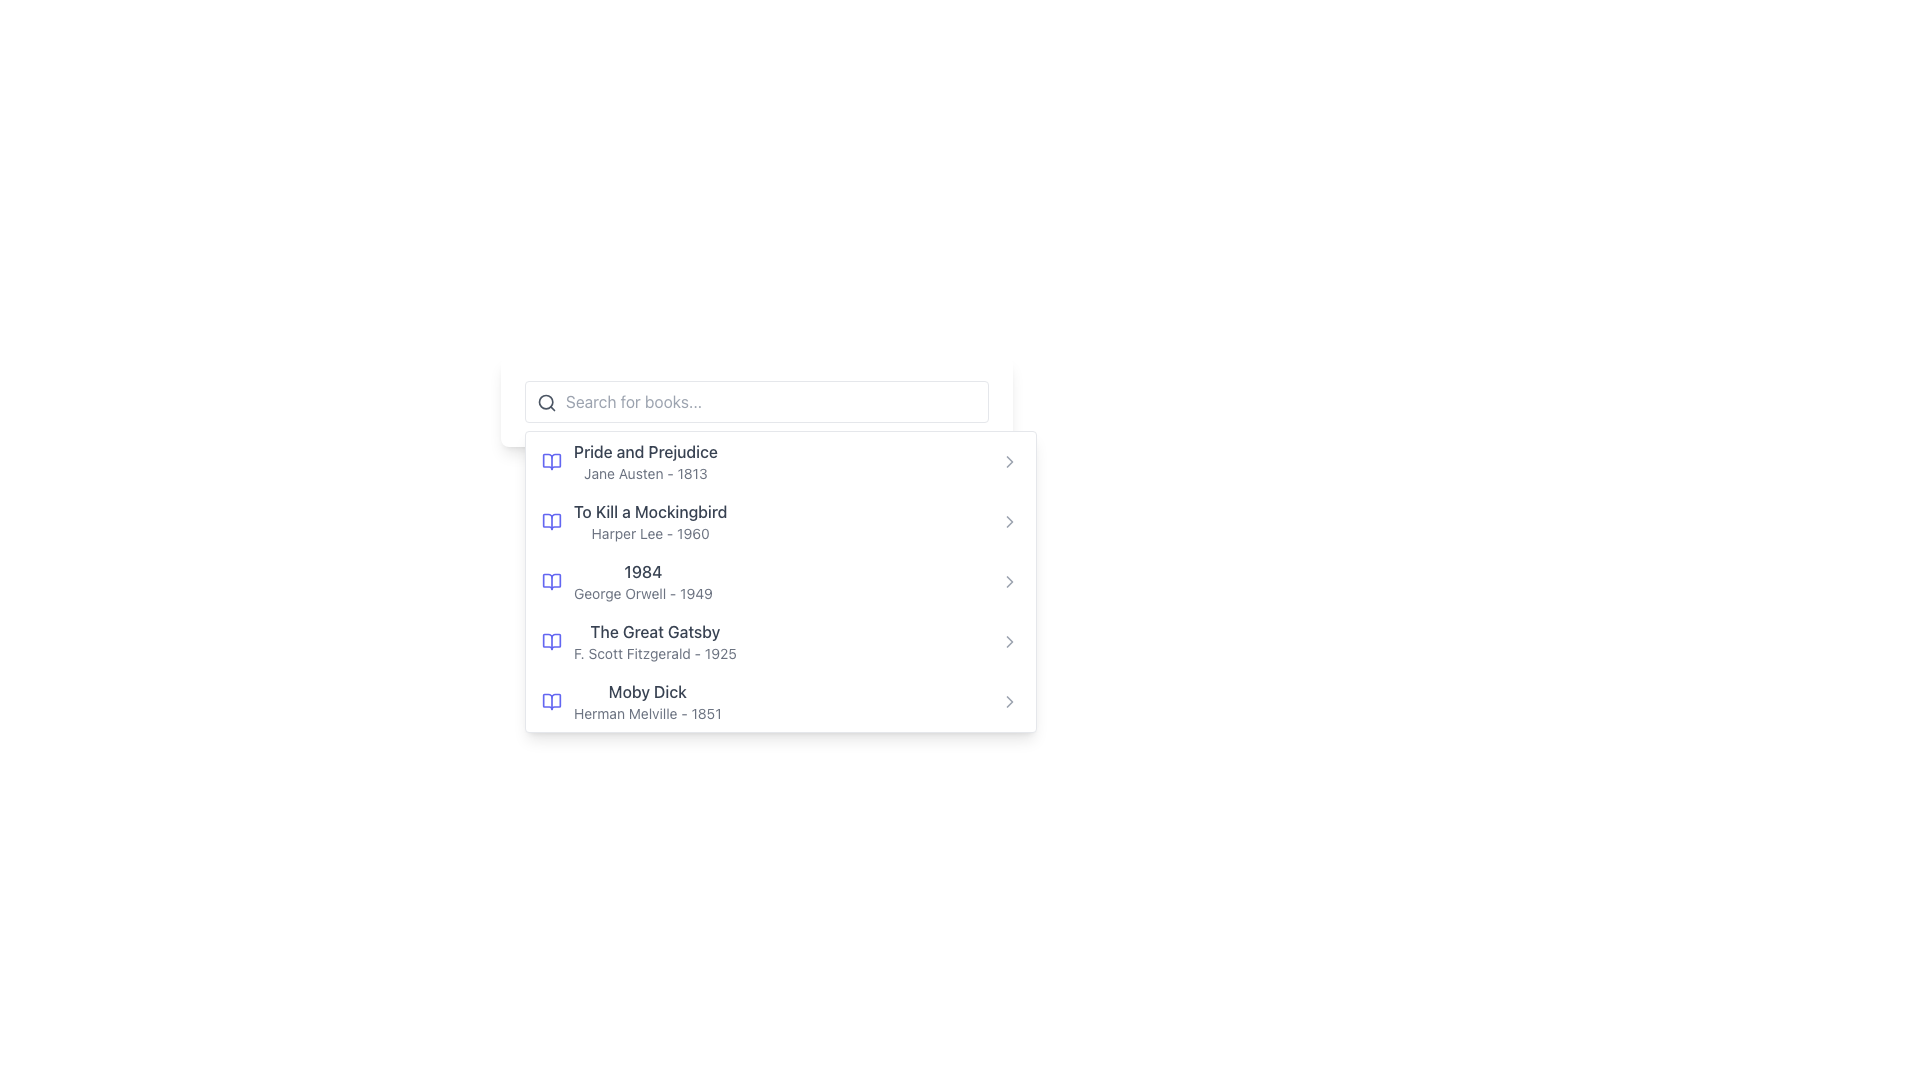 This screenshot has width=1920, height=1080. Describe the element at coordinates (626, 582) in the screenshot. I see `the third list item displaying '1984' in the book selection menu` at that location.